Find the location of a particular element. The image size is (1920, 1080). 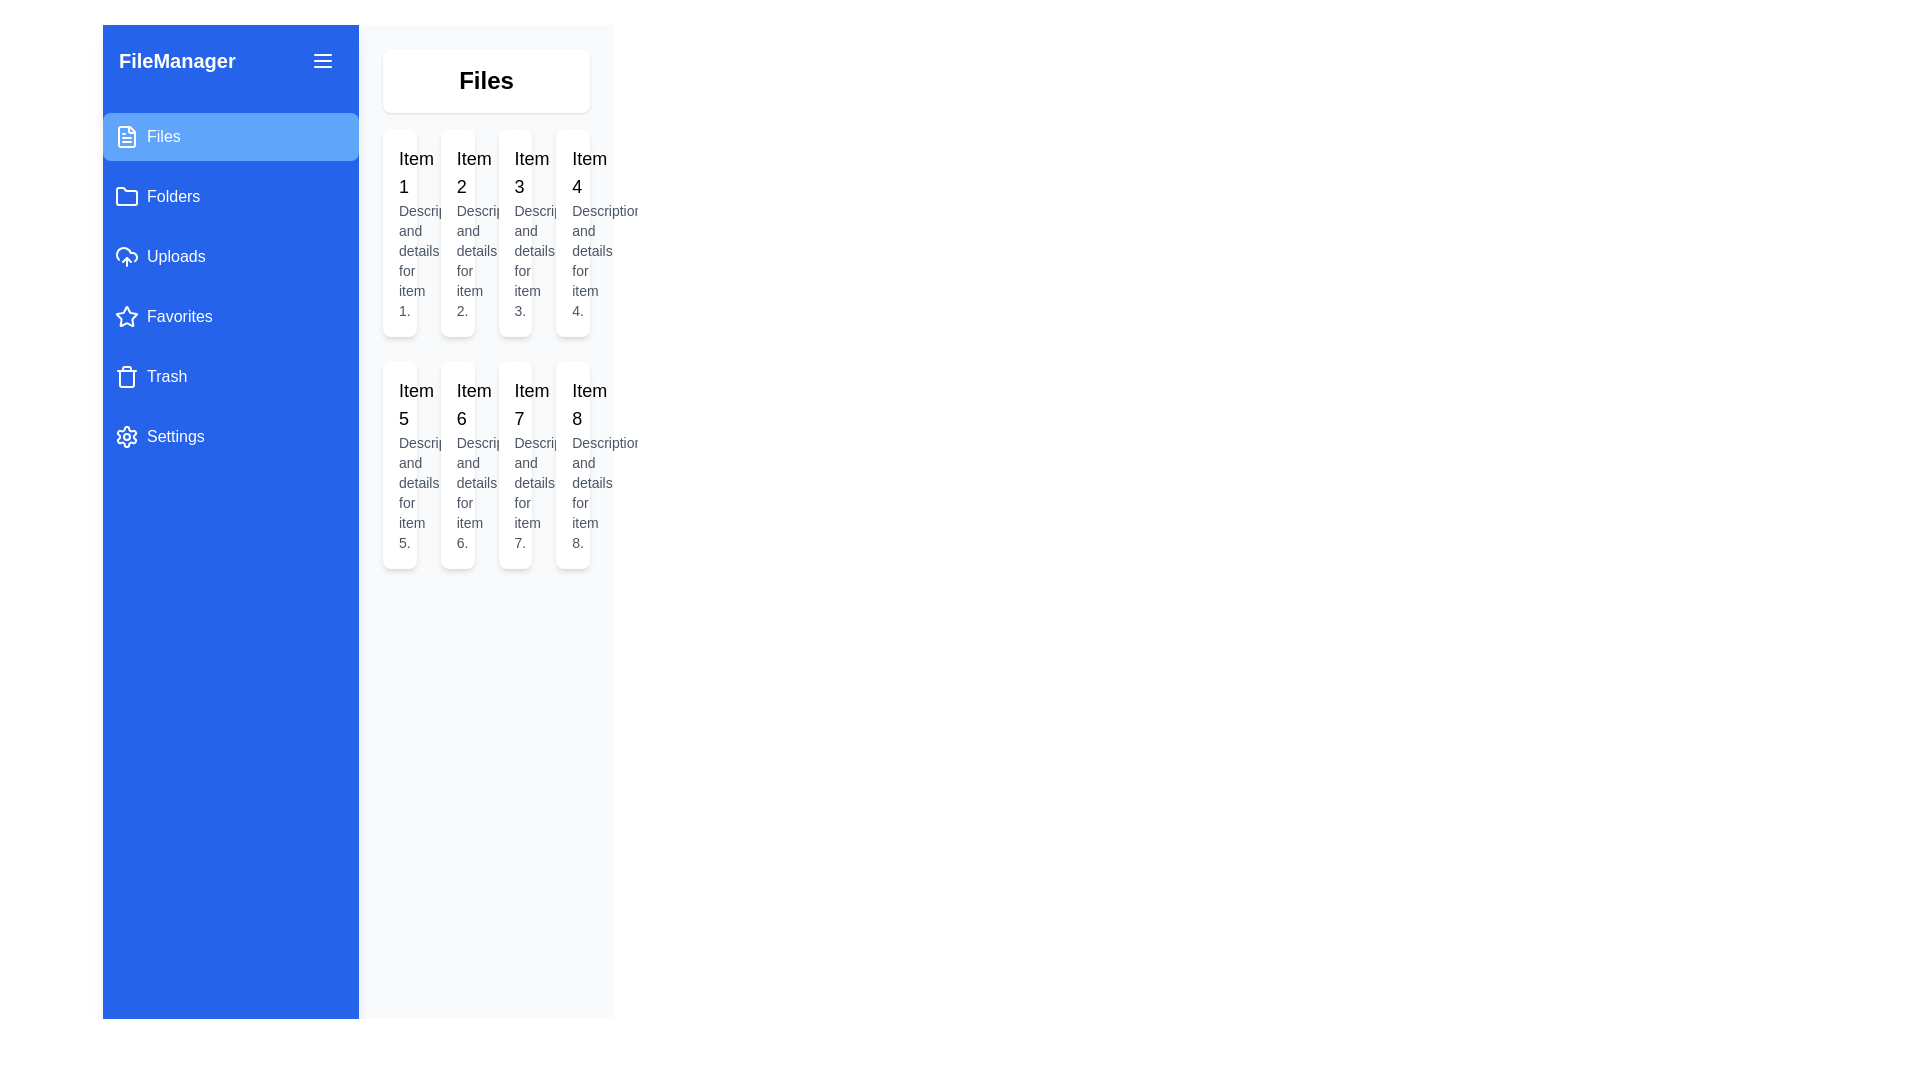

the blue star icon with a black outline in the 'Favorites' section of the vertical navigation panel is located at coordinates (124, 315).